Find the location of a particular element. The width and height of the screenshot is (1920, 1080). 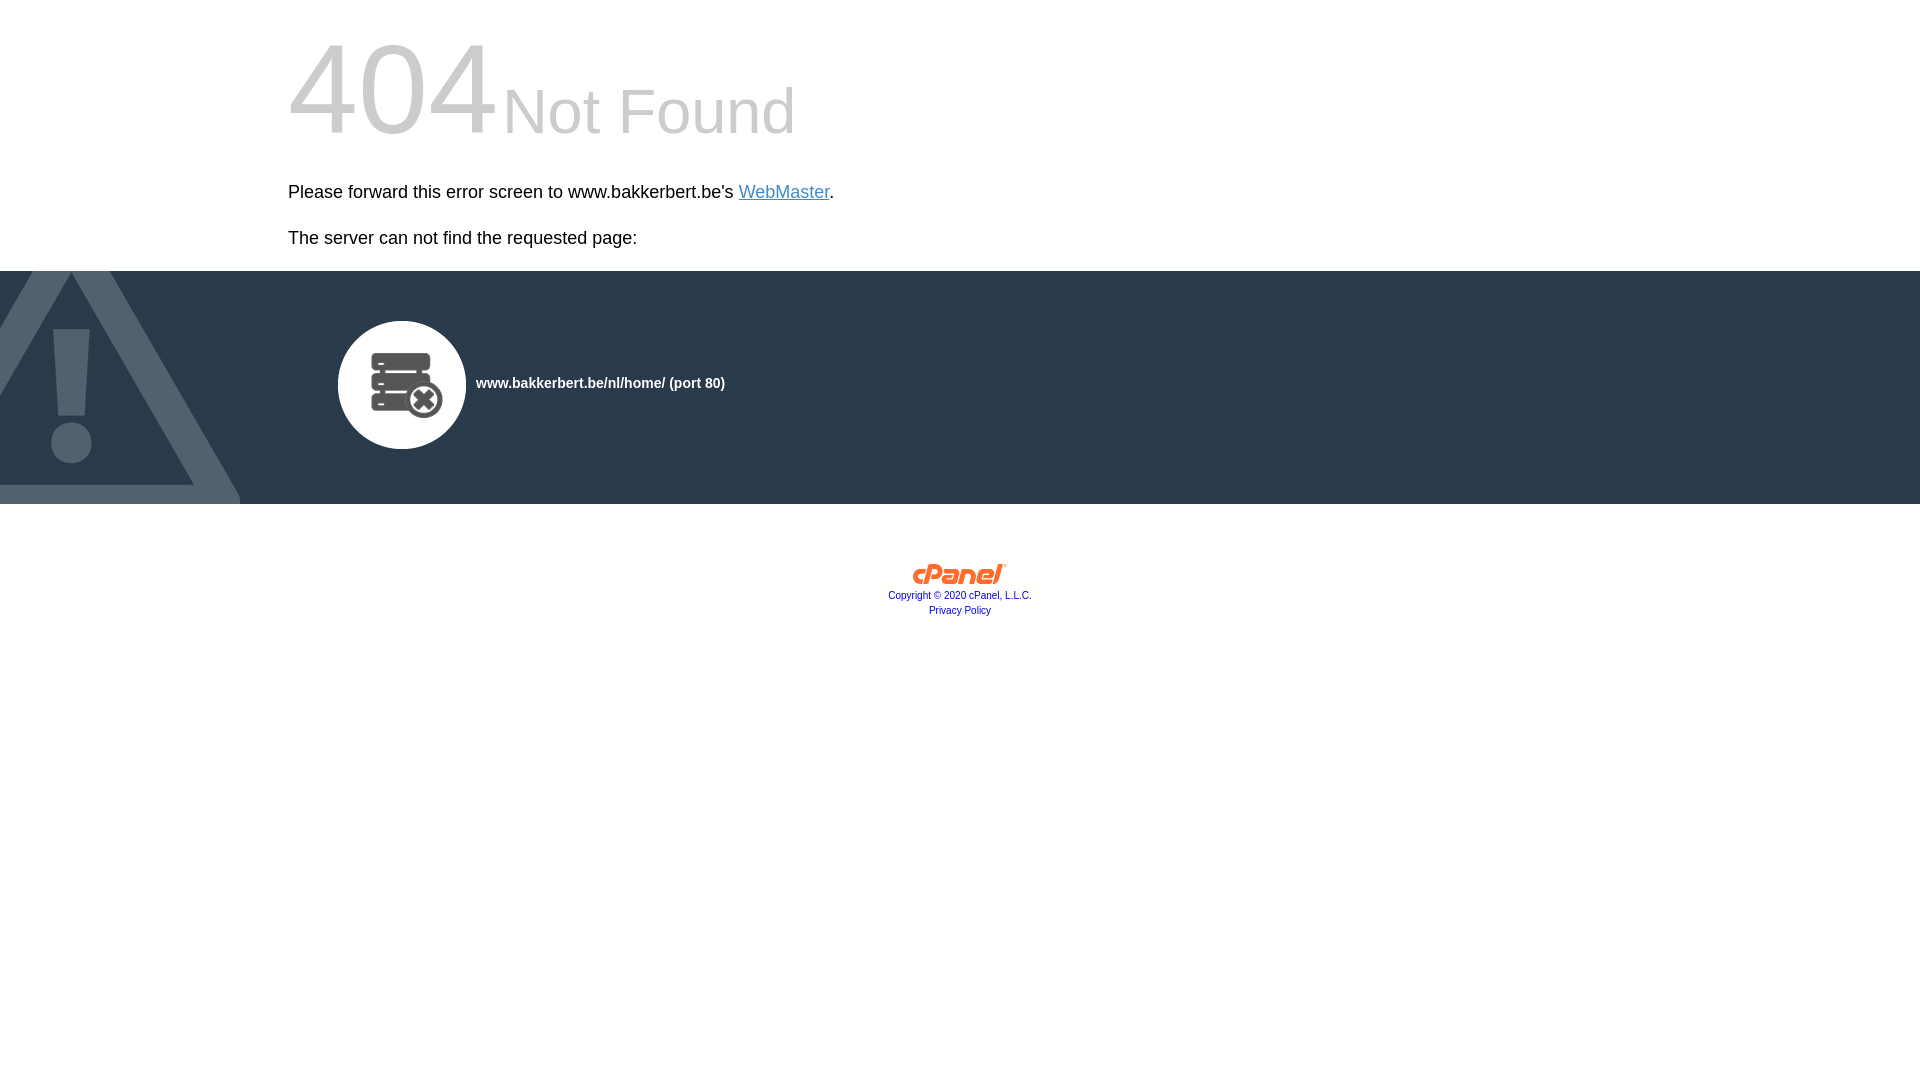

'WebMaster' is located at coordinates (783, 192).